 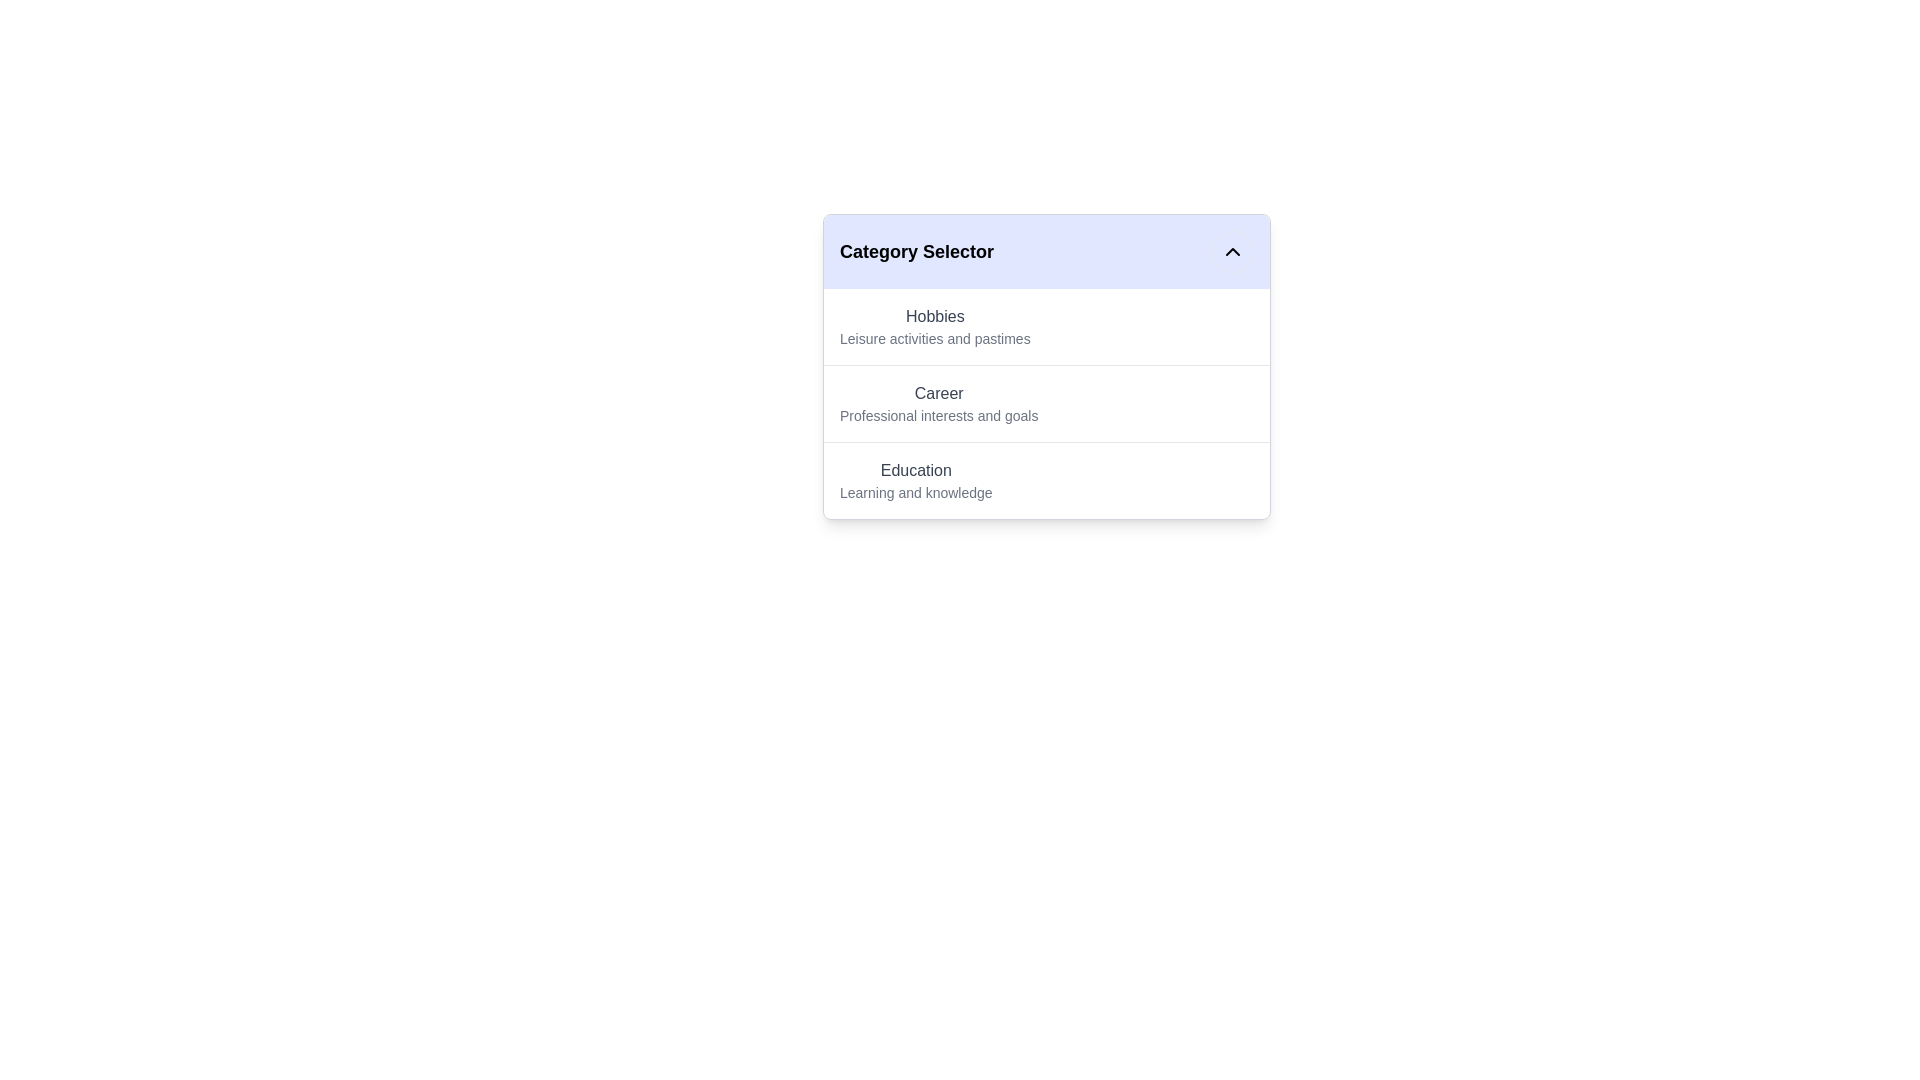 I want to click on the static text element that reads 'Learning and knowledge', which is styled in smaller gray font and positioned directly beneath the 'Education' title, so click(x=915, y=493).